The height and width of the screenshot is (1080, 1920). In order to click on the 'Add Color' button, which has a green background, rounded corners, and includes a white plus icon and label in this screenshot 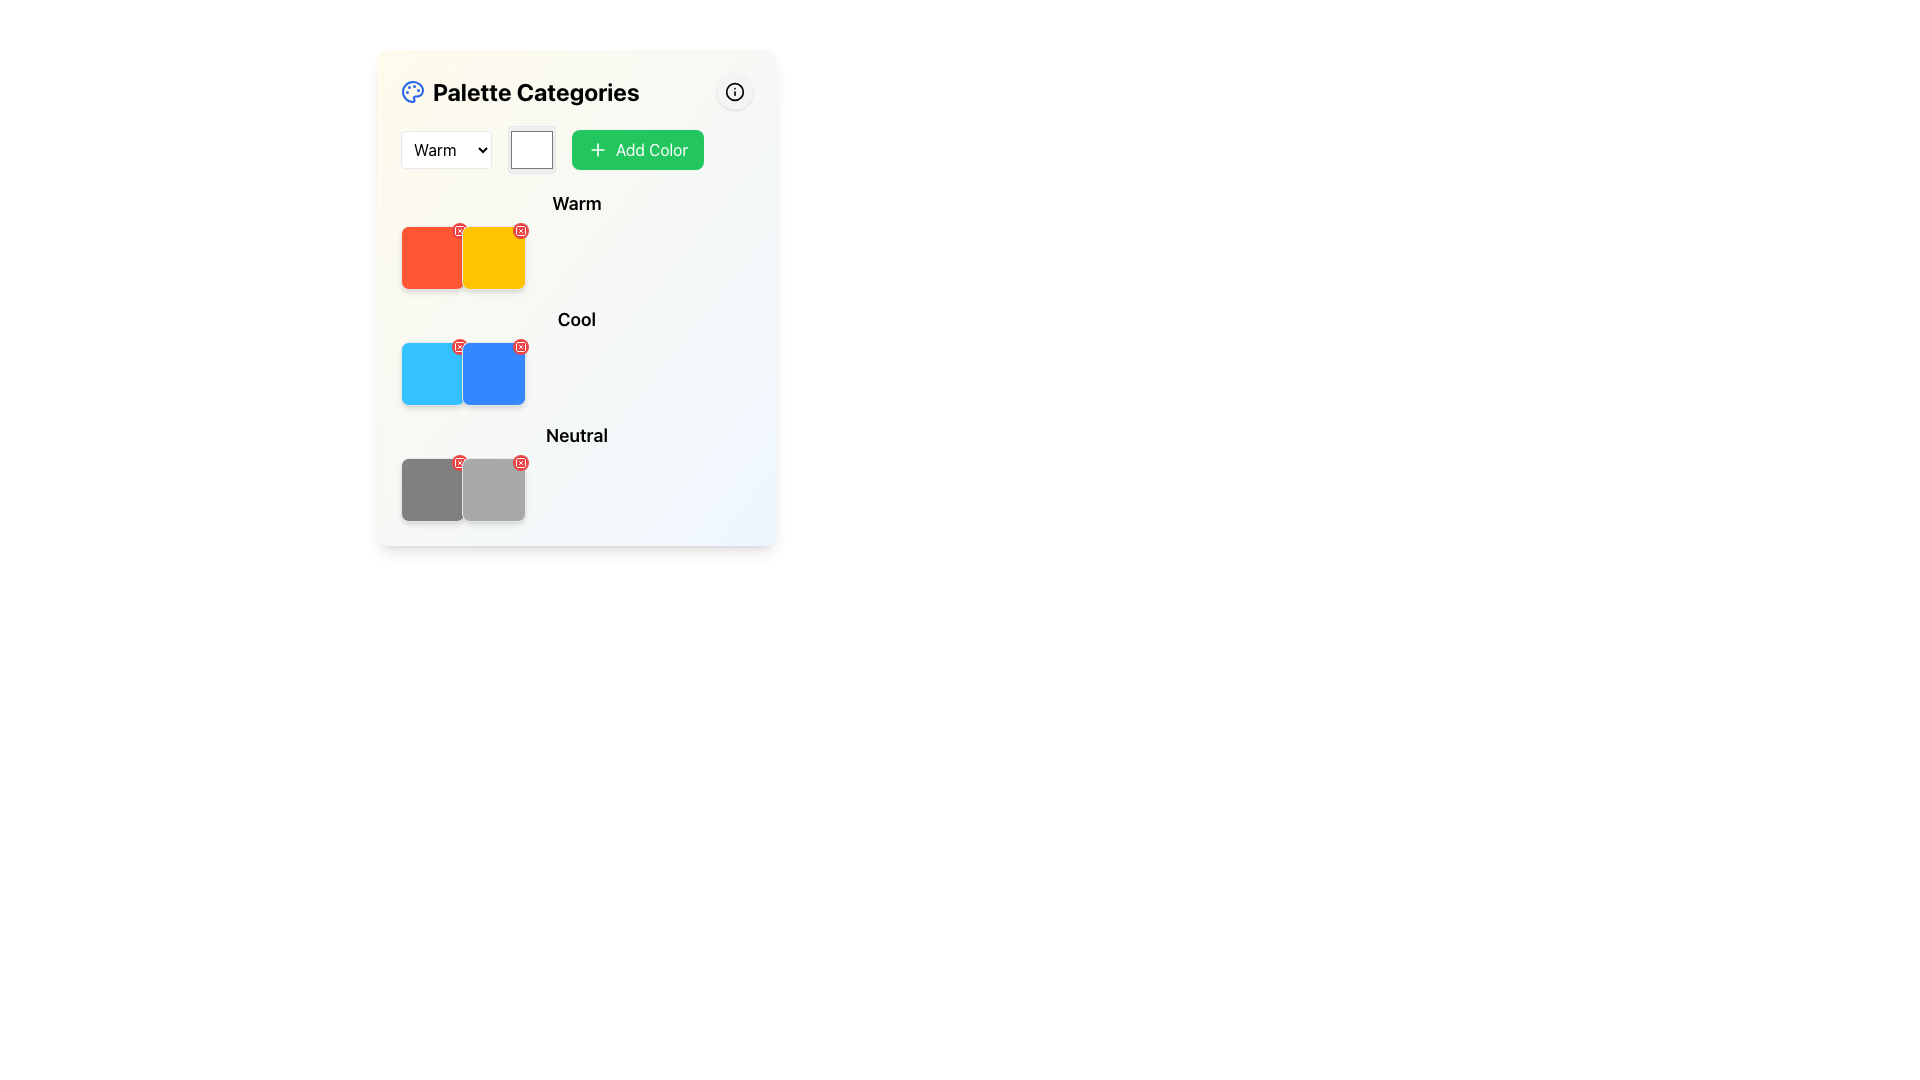, I will do `click(637, 149)`.